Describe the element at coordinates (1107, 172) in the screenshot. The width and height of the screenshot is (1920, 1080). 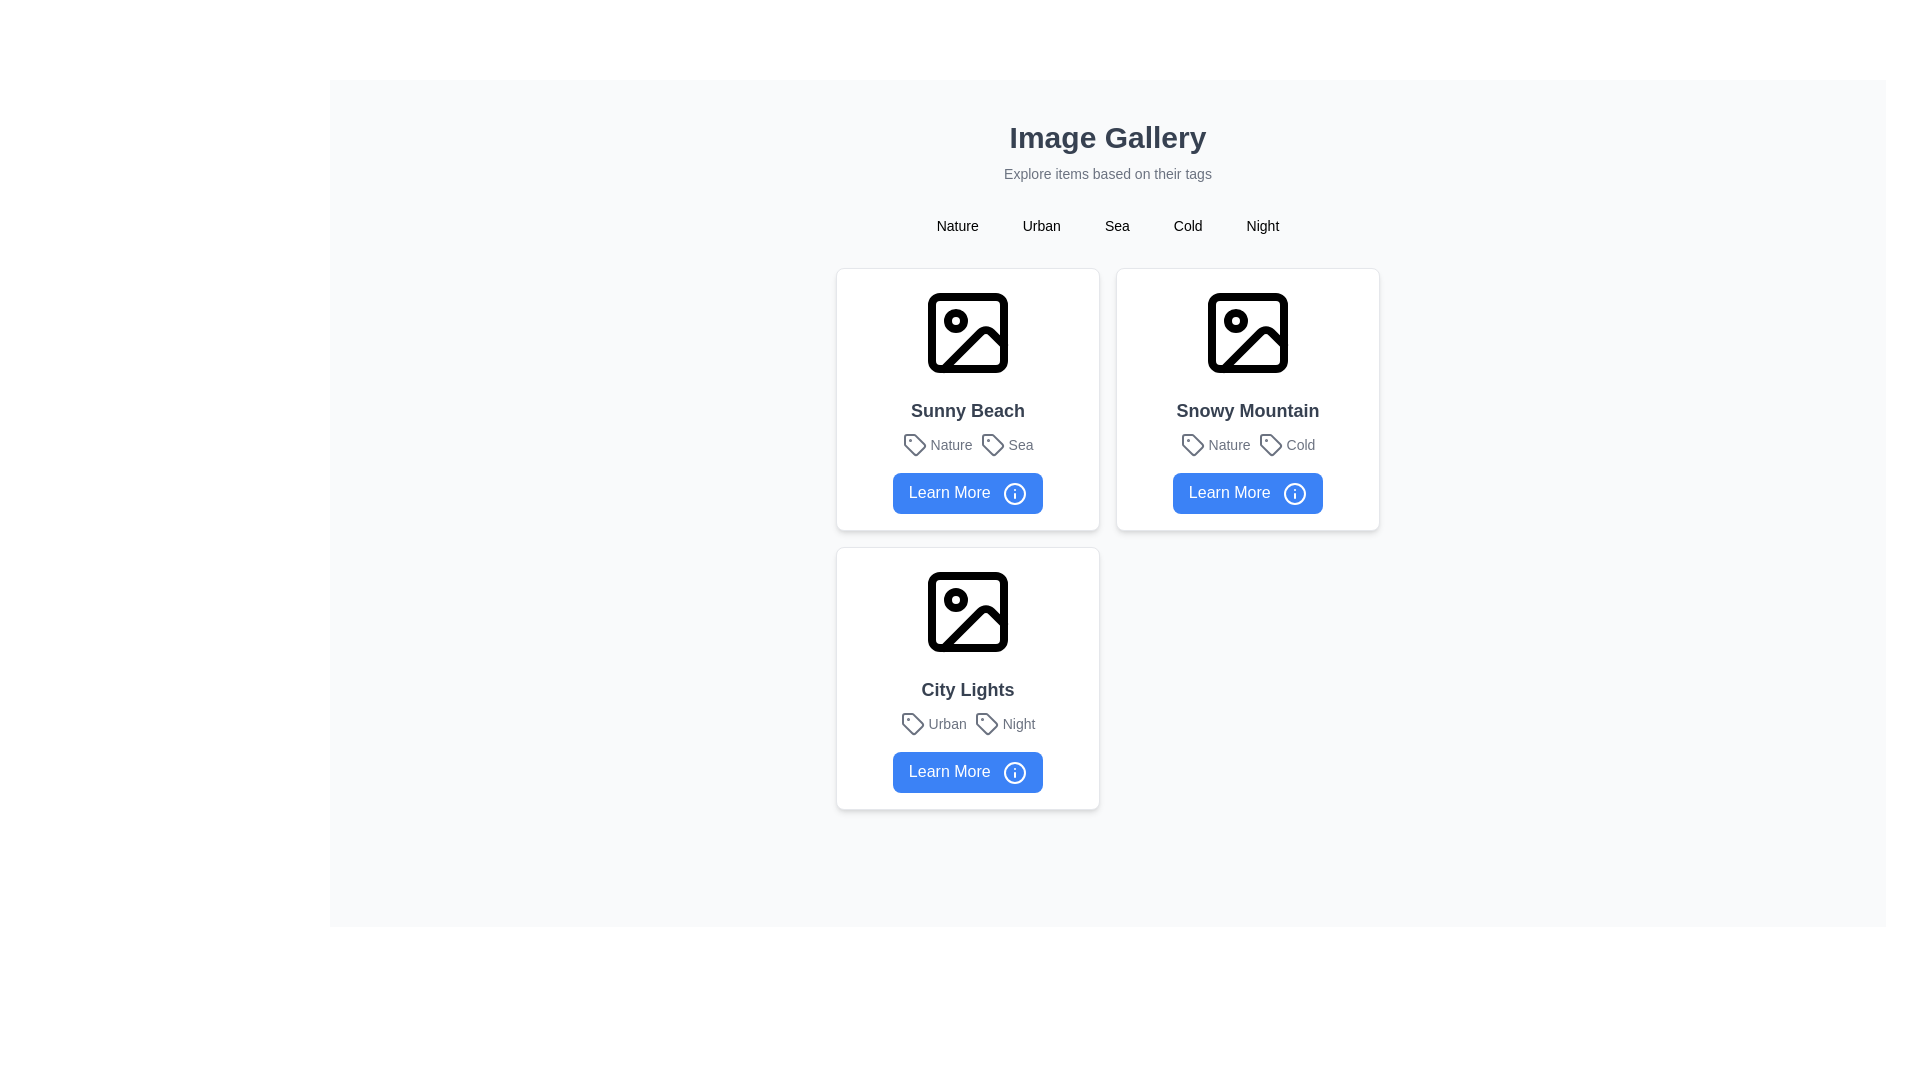
I see `the text label that says 'Explore items based on their tags', which is styled with a small font size and subtle gray color, located directly below the header 'Image Gallery'` at that location.